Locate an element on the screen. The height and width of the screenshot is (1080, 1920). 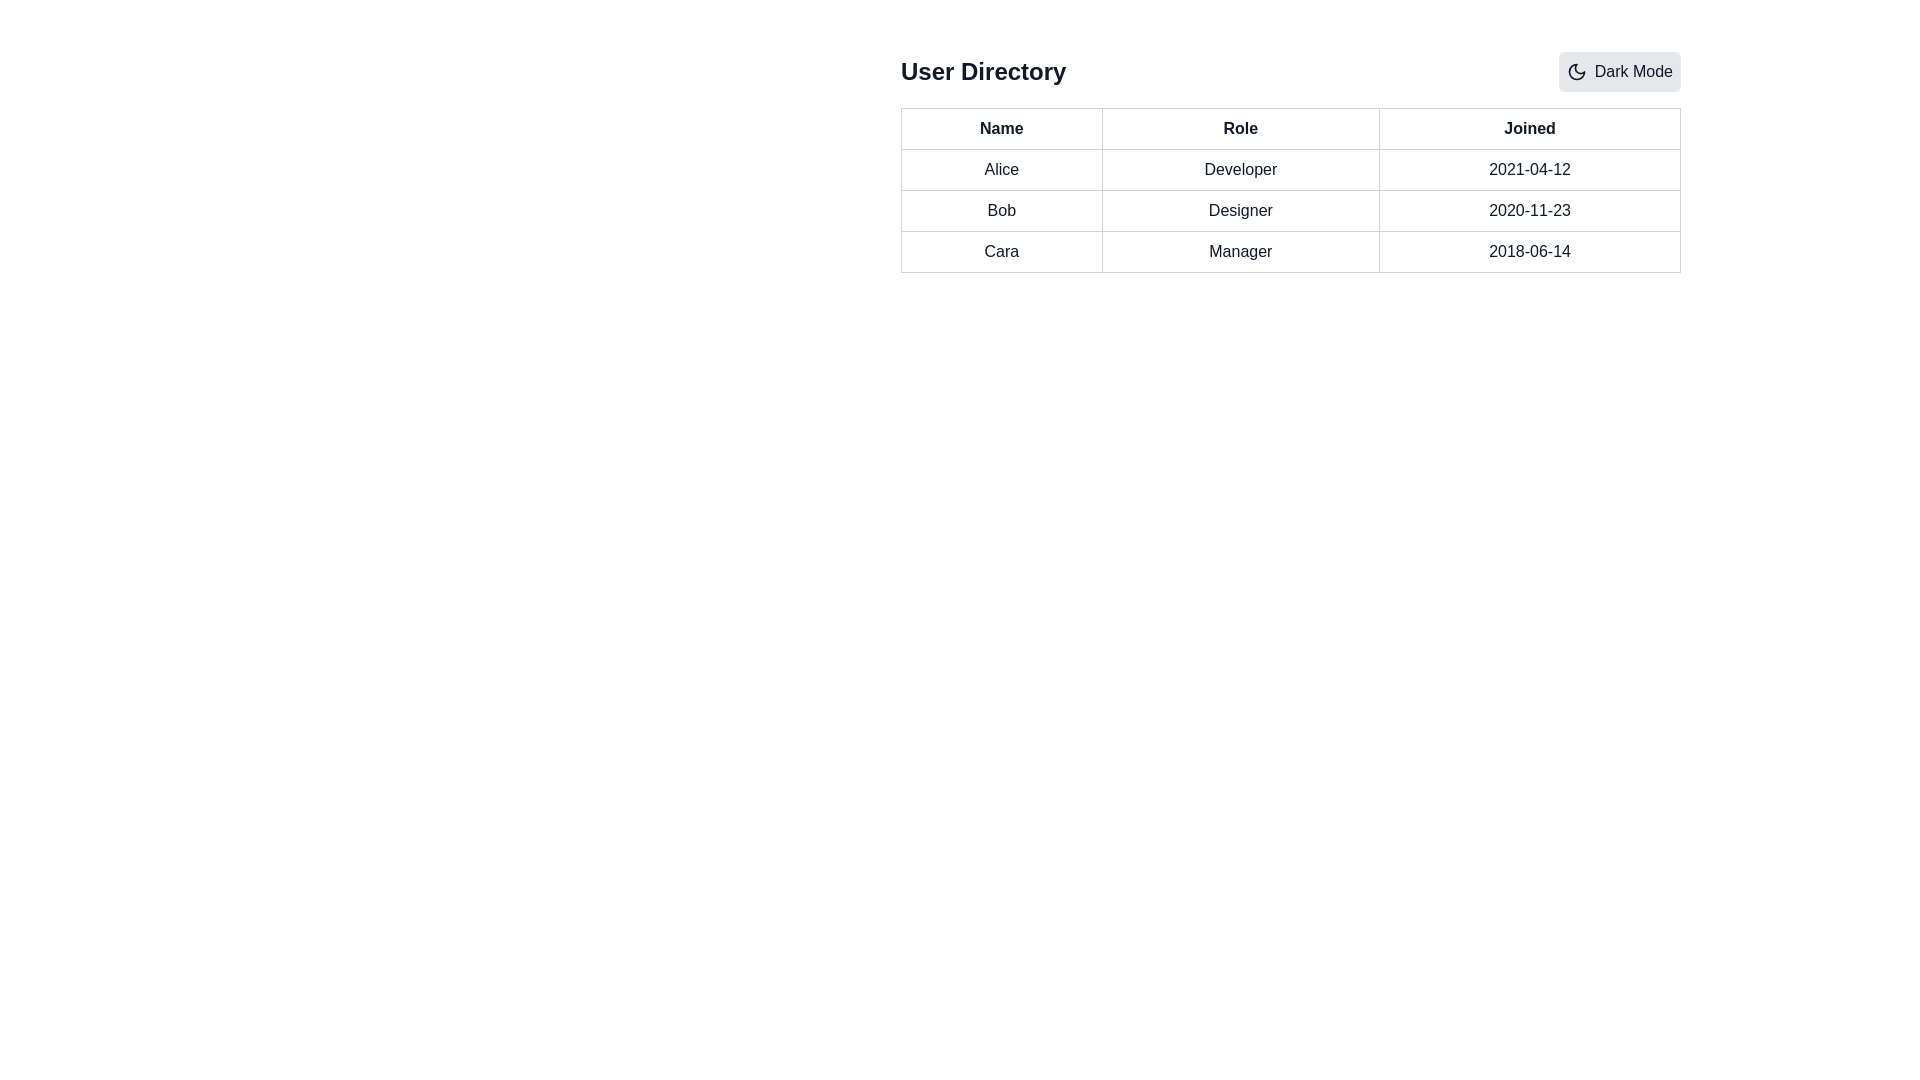
the text label displaying 'Cara' in the third row of the table under the 'Name' column is located at coordinates (1001, 250).